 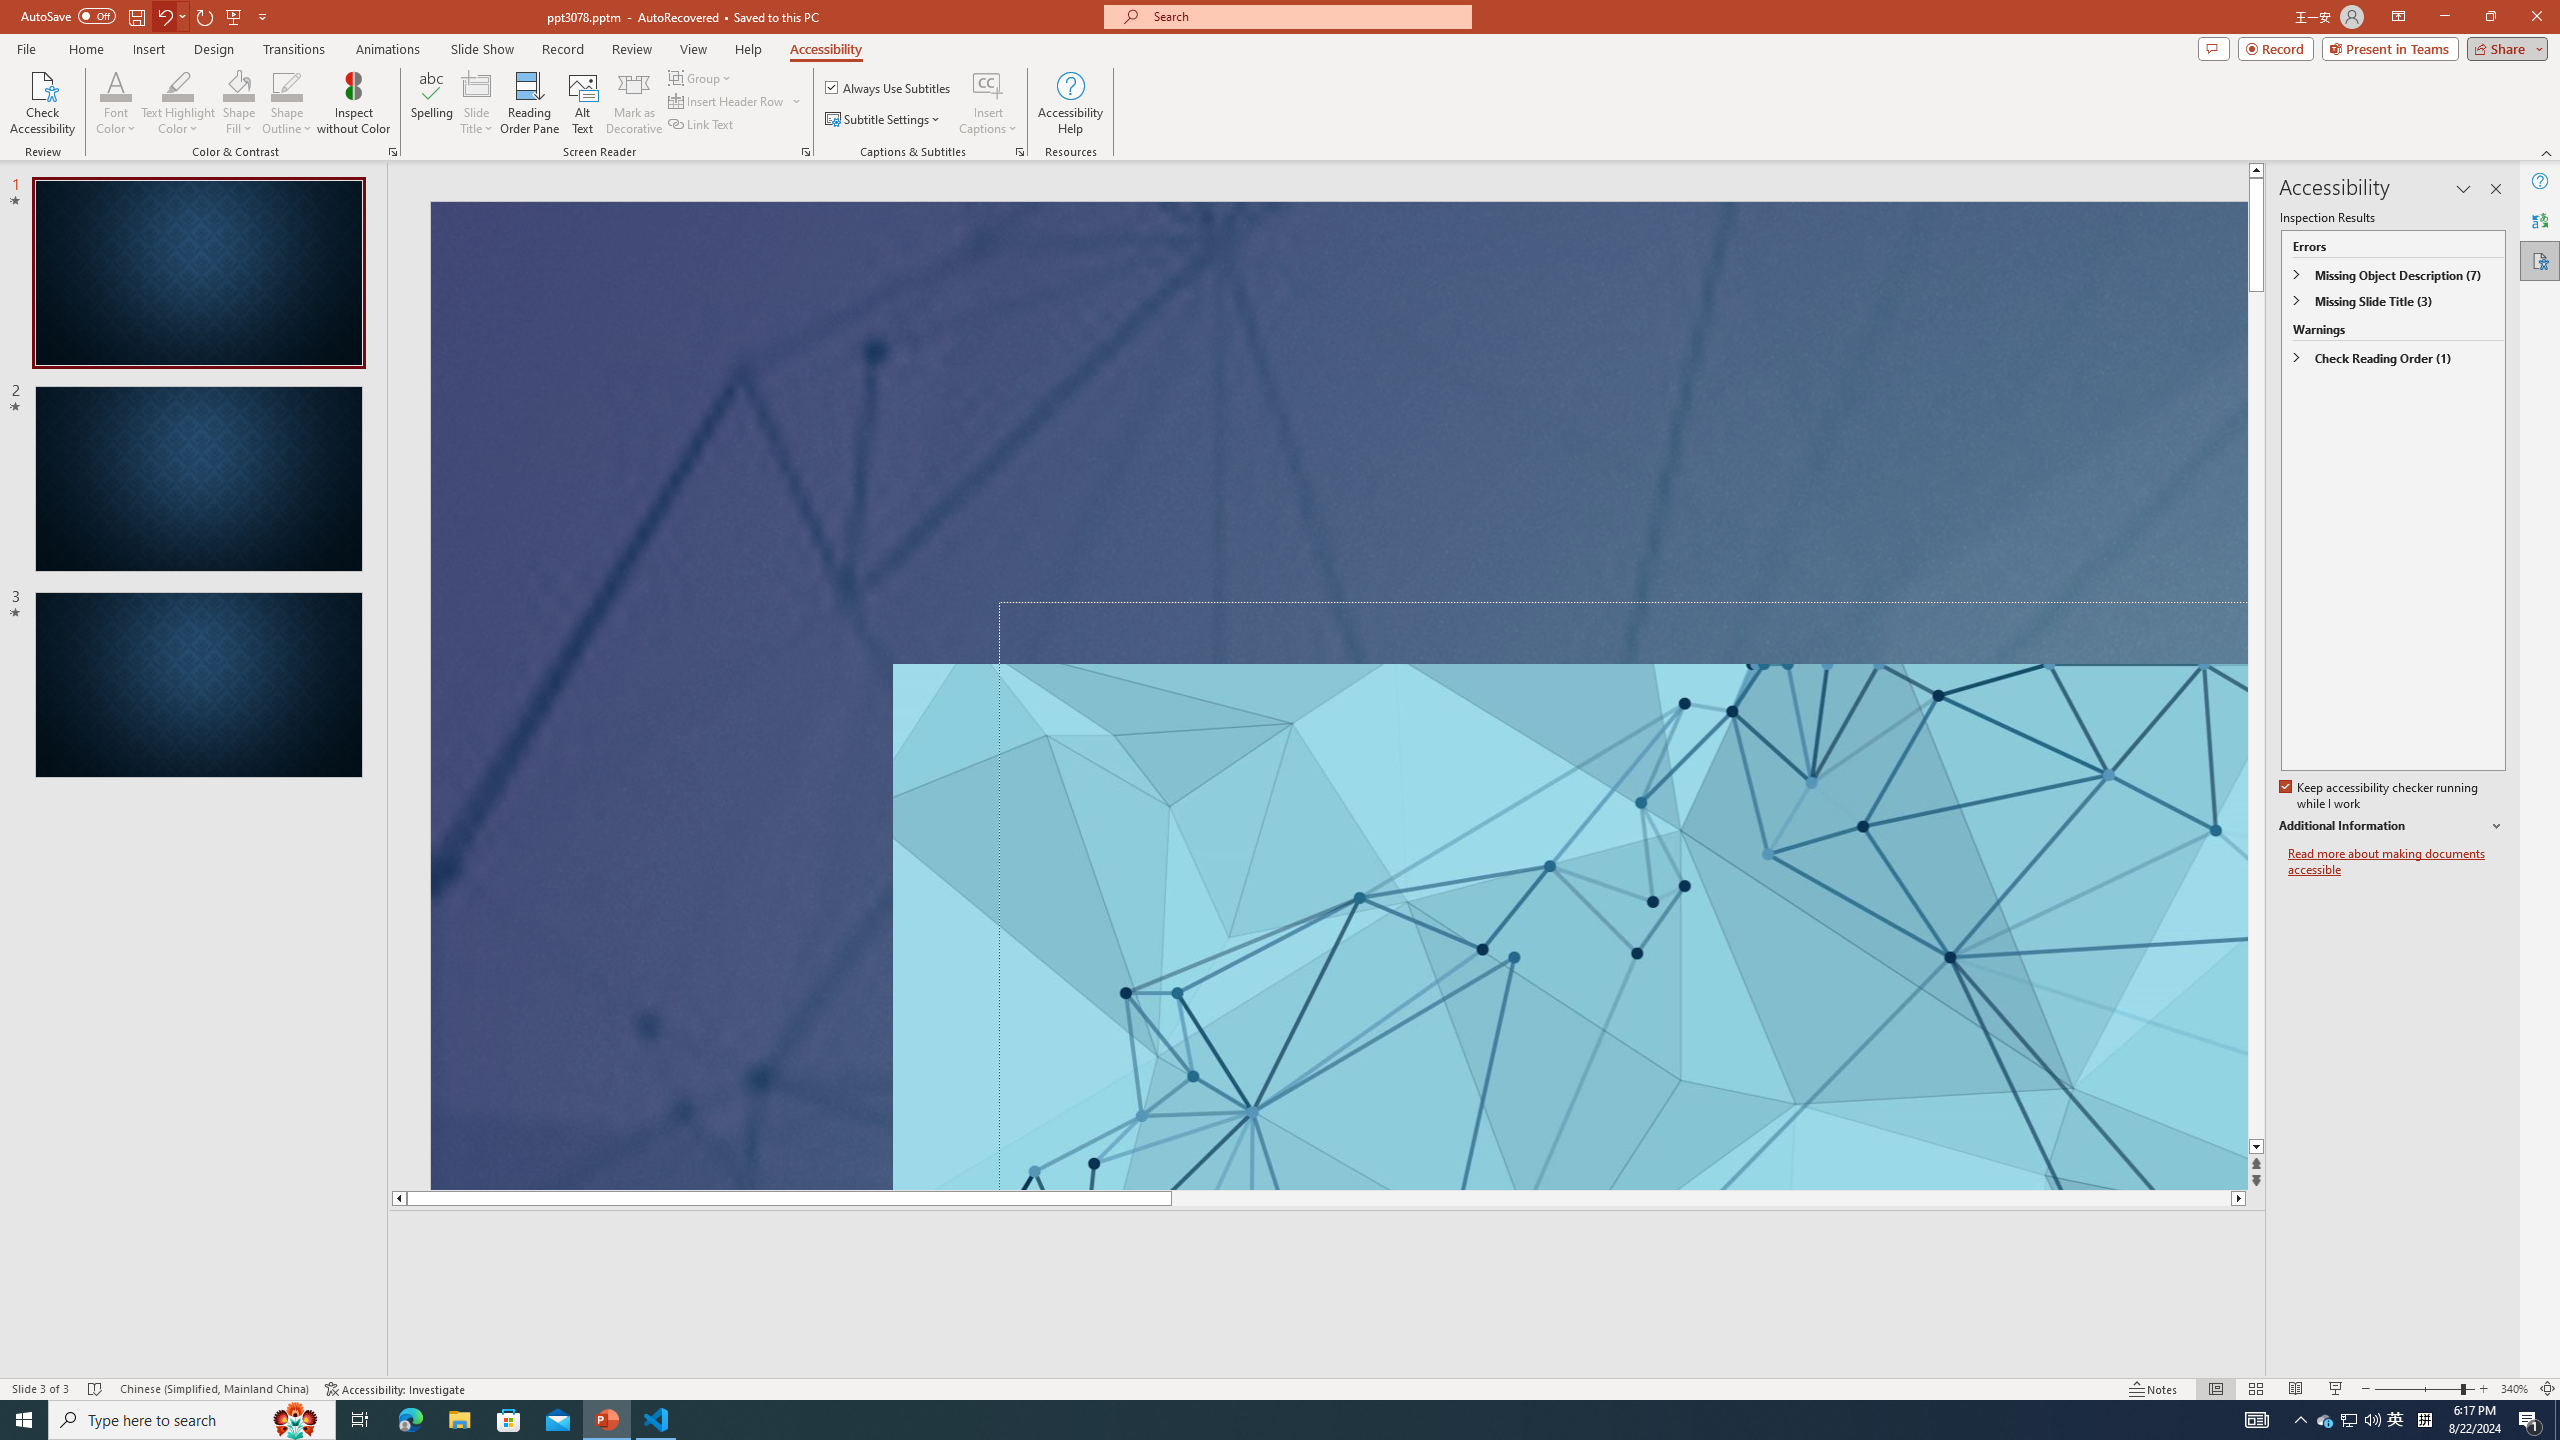 What do you see at coordinates (987, 103) in the screenshot?
I see `'Insert Captions'` at bounding box center [987, 103].